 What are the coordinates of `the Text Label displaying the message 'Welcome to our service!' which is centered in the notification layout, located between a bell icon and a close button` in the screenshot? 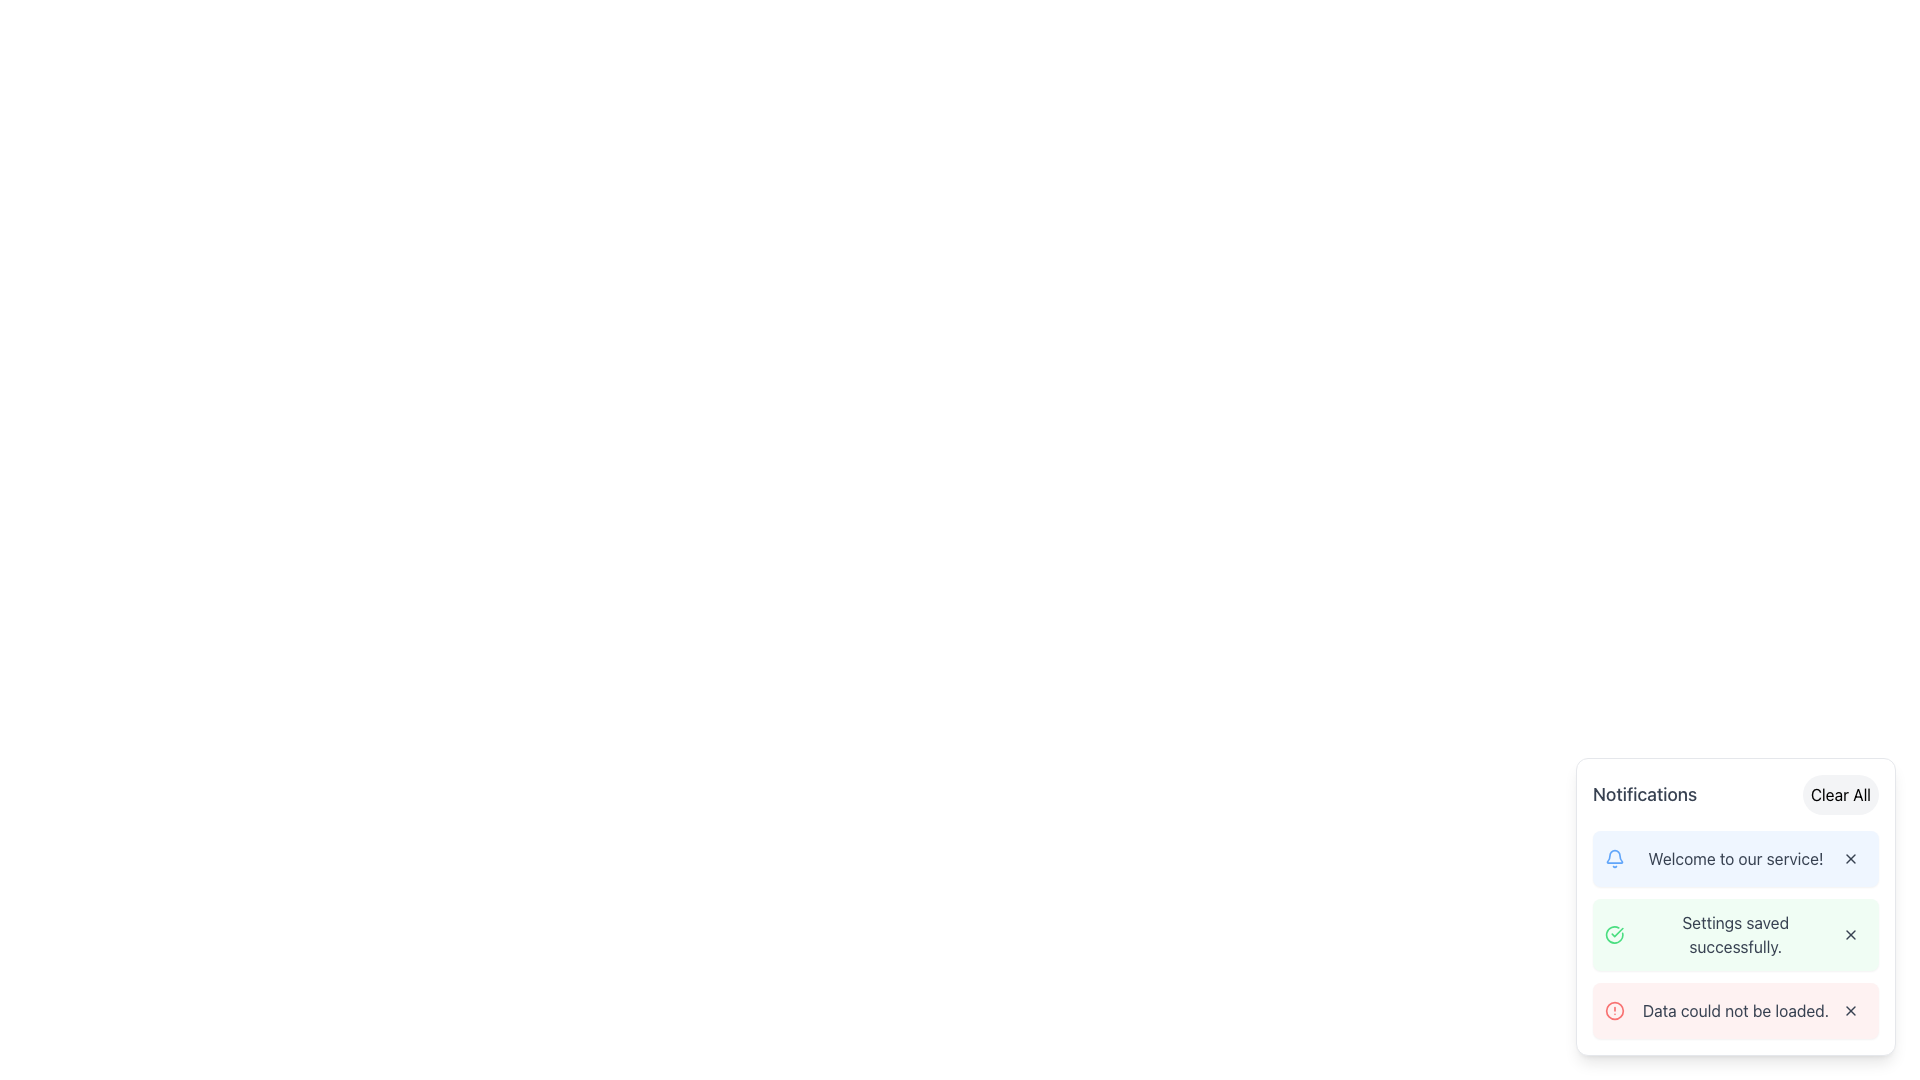 It's located at (1735, 858).